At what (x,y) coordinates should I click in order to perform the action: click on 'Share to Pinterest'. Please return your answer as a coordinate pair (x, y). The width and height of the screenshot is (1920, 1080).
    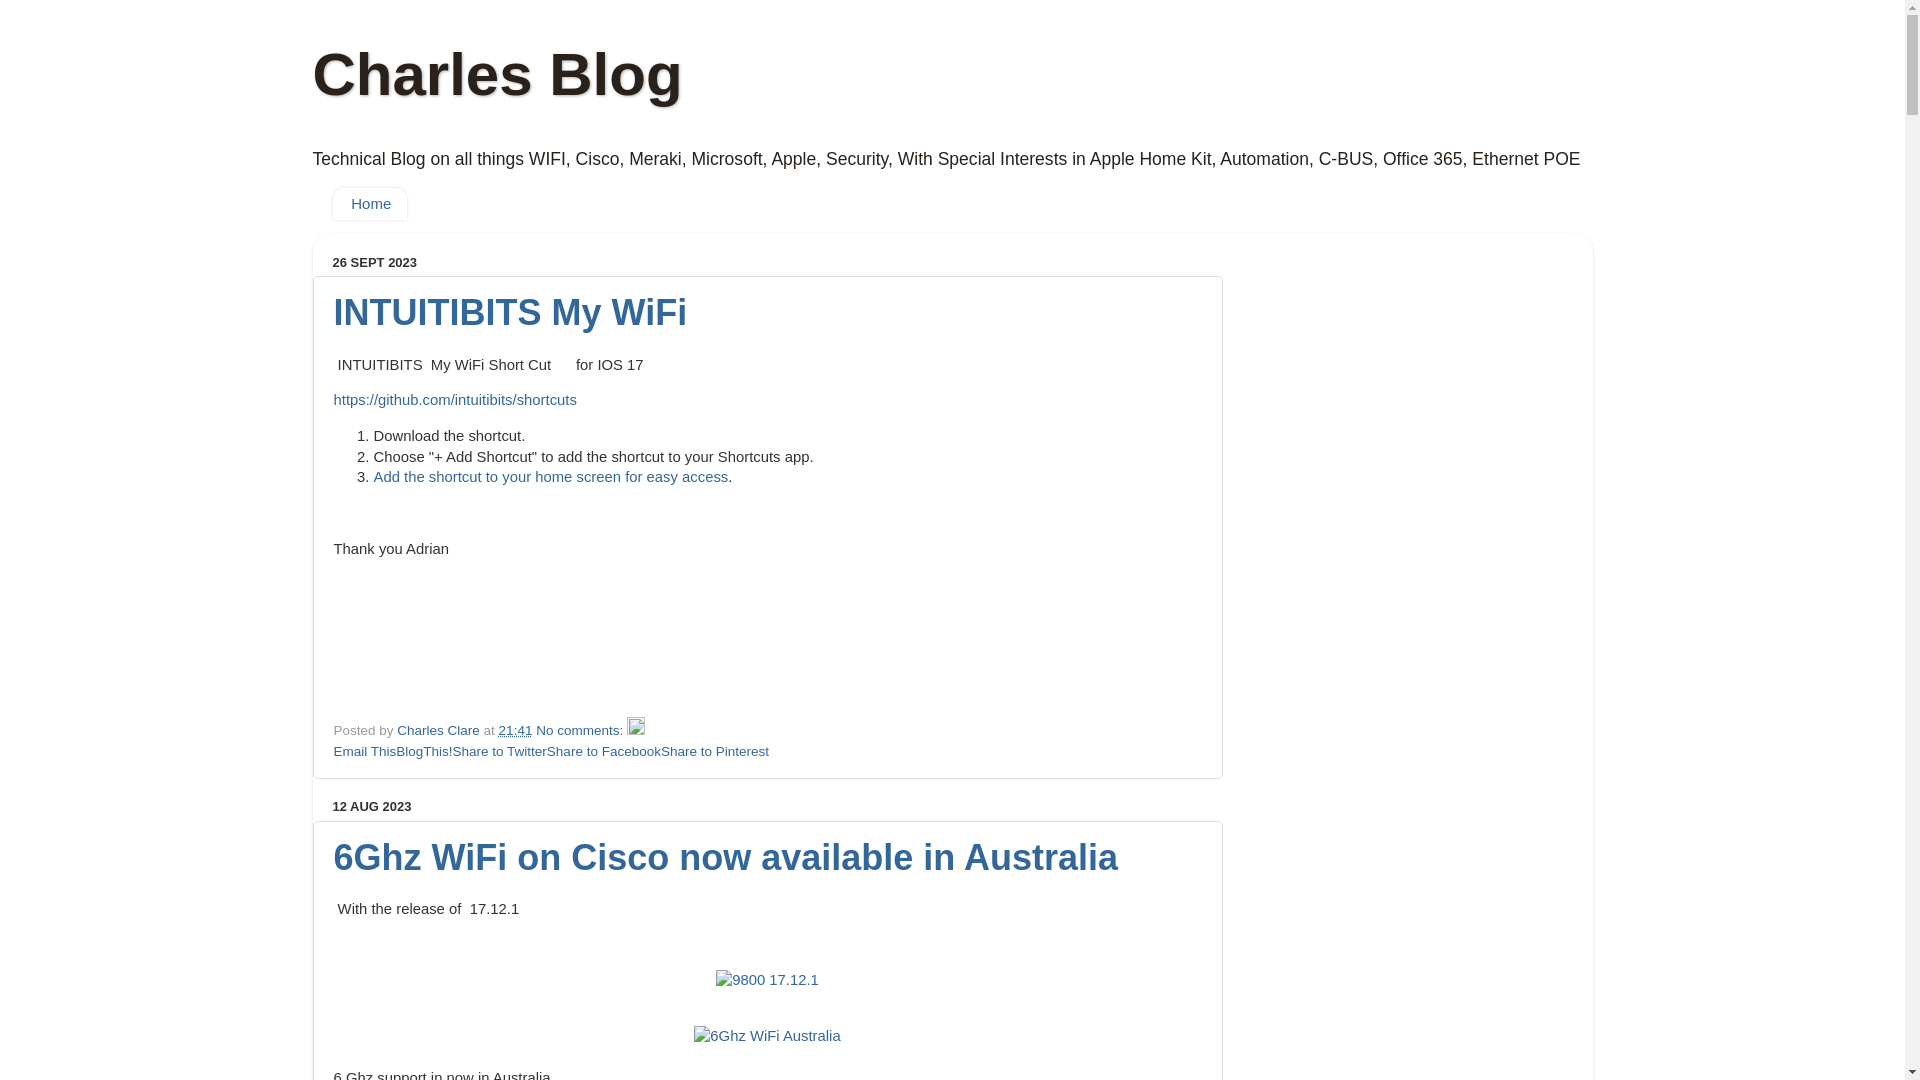
    Looking at the image, I should click on (715, 751).